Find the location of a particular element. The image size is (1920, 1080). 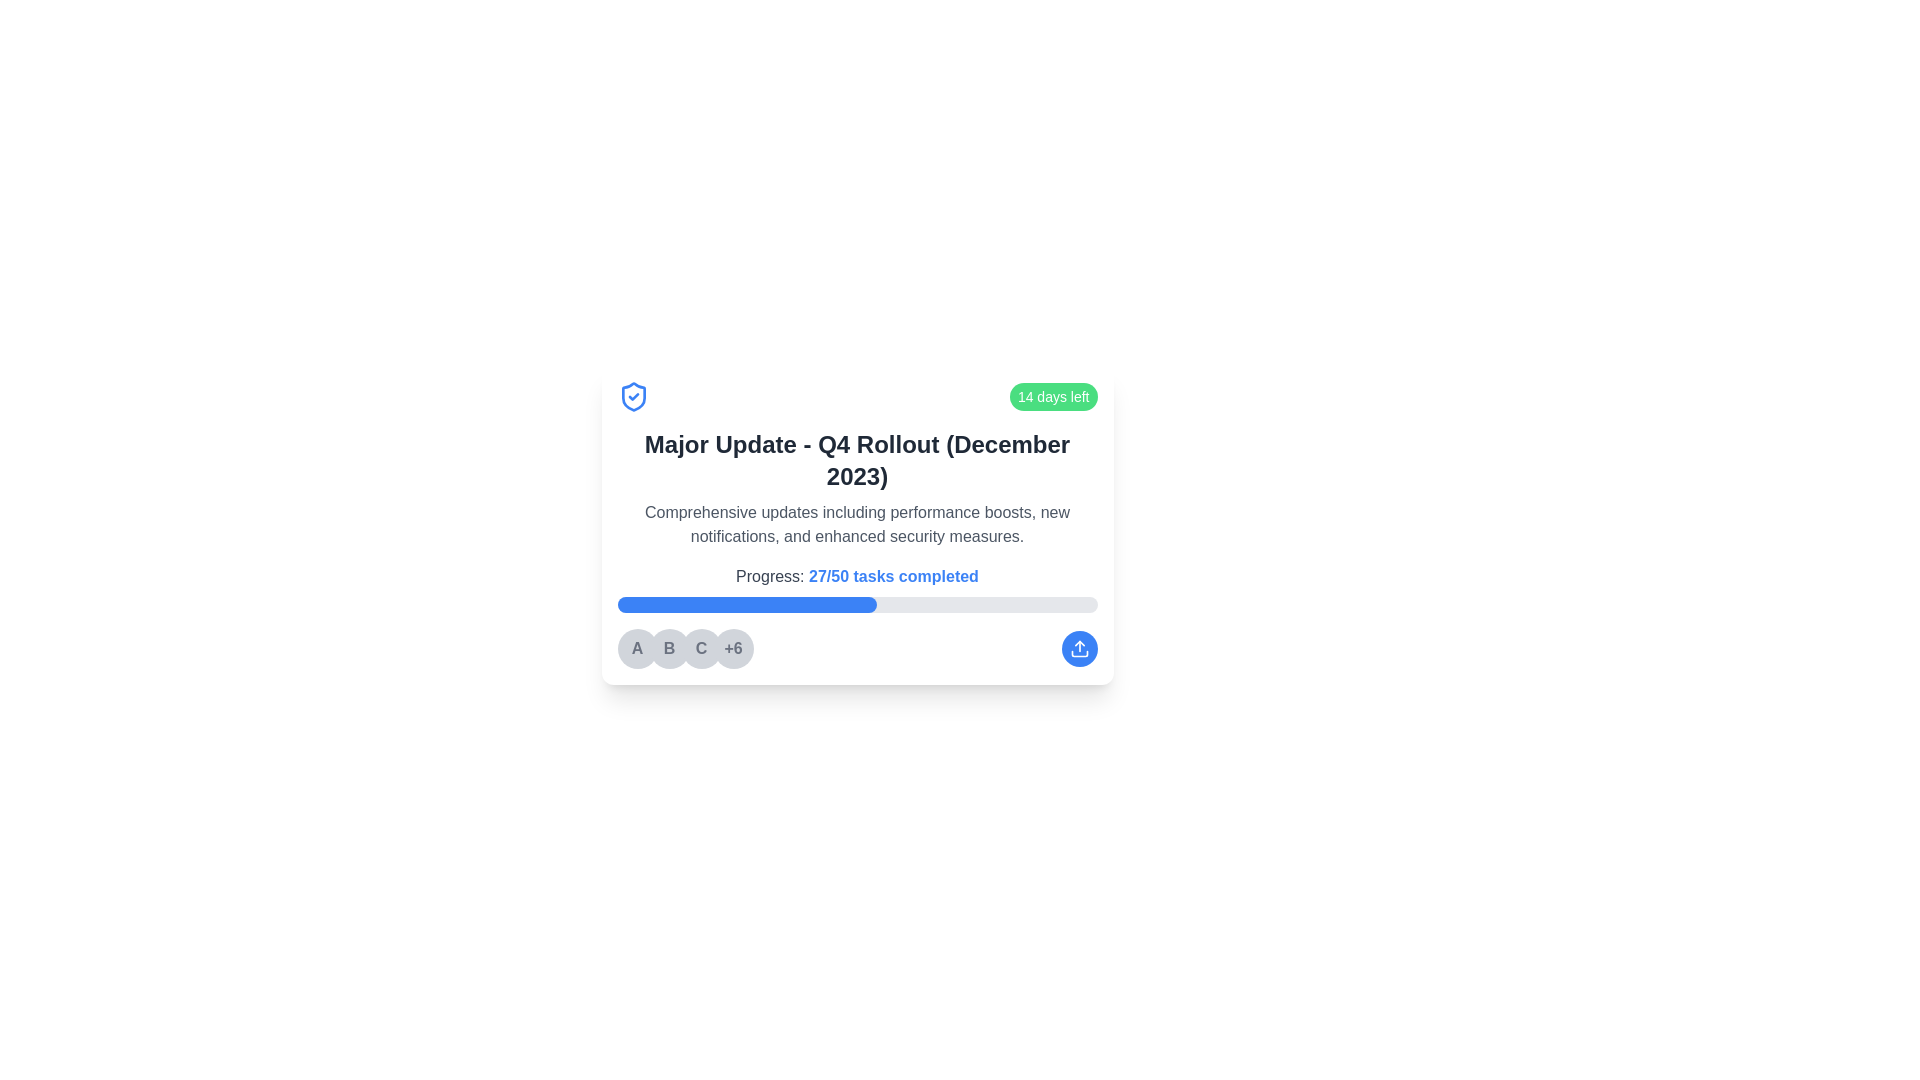

the text element displaying progress information, located just above the progress bar is located at coordinates (892, 576).